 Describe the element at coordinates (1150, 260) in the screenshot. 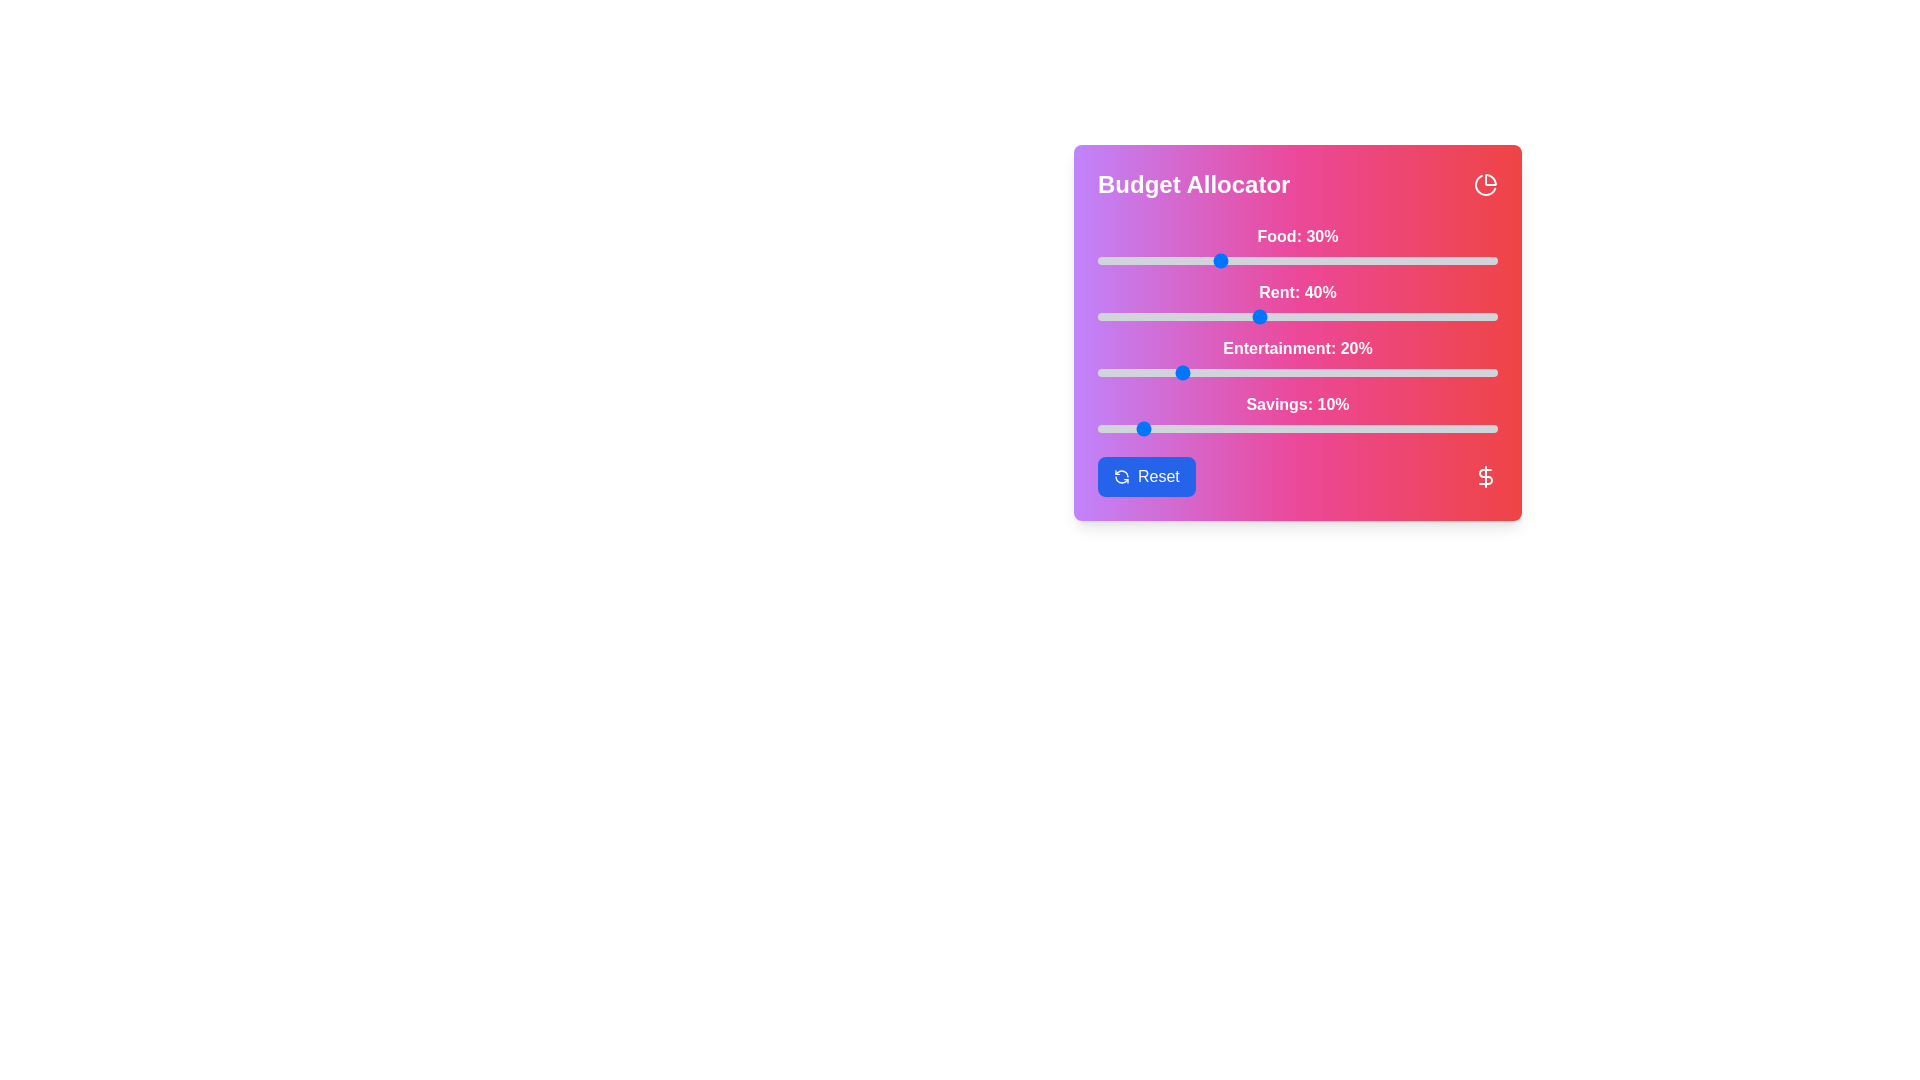

I see `the 'Food' budget slider` at that location.